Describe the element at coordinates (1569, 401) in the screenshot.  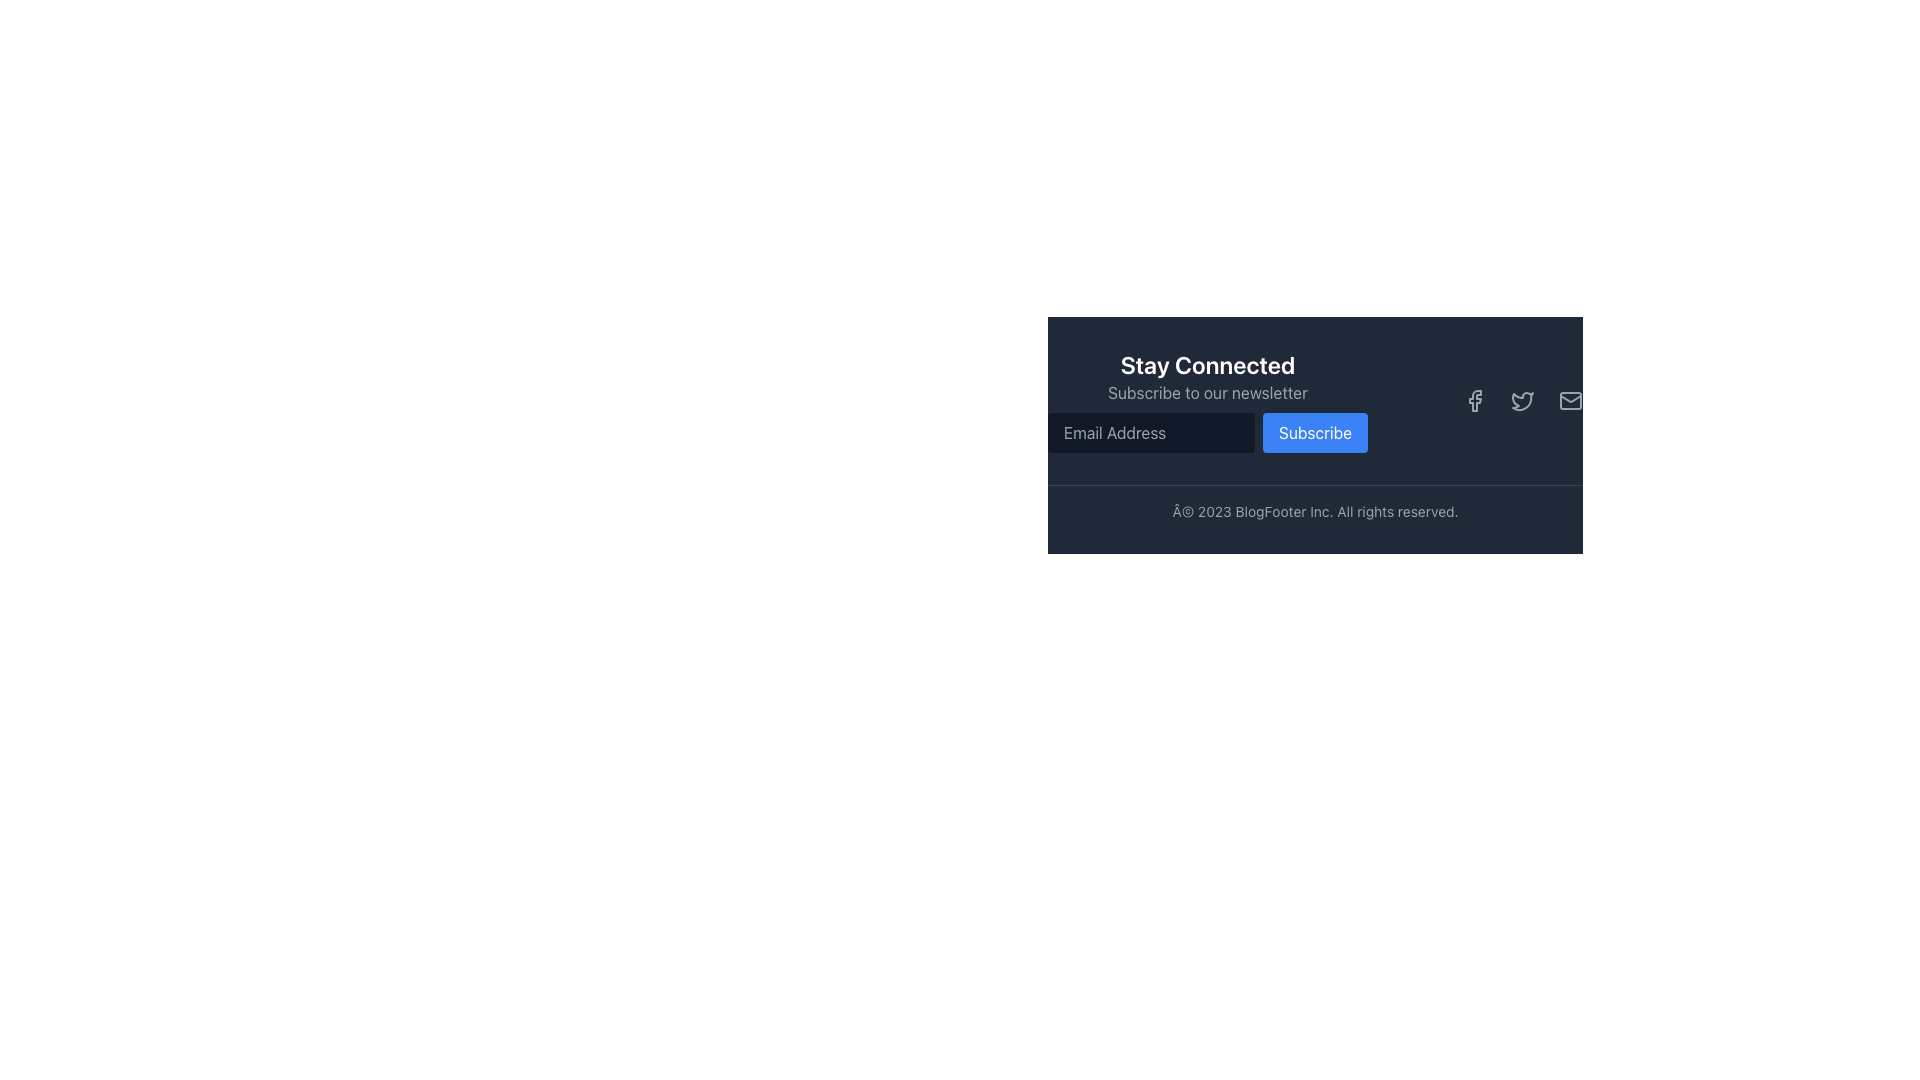
I see `the gray envelope icon in the footer area` at that location.